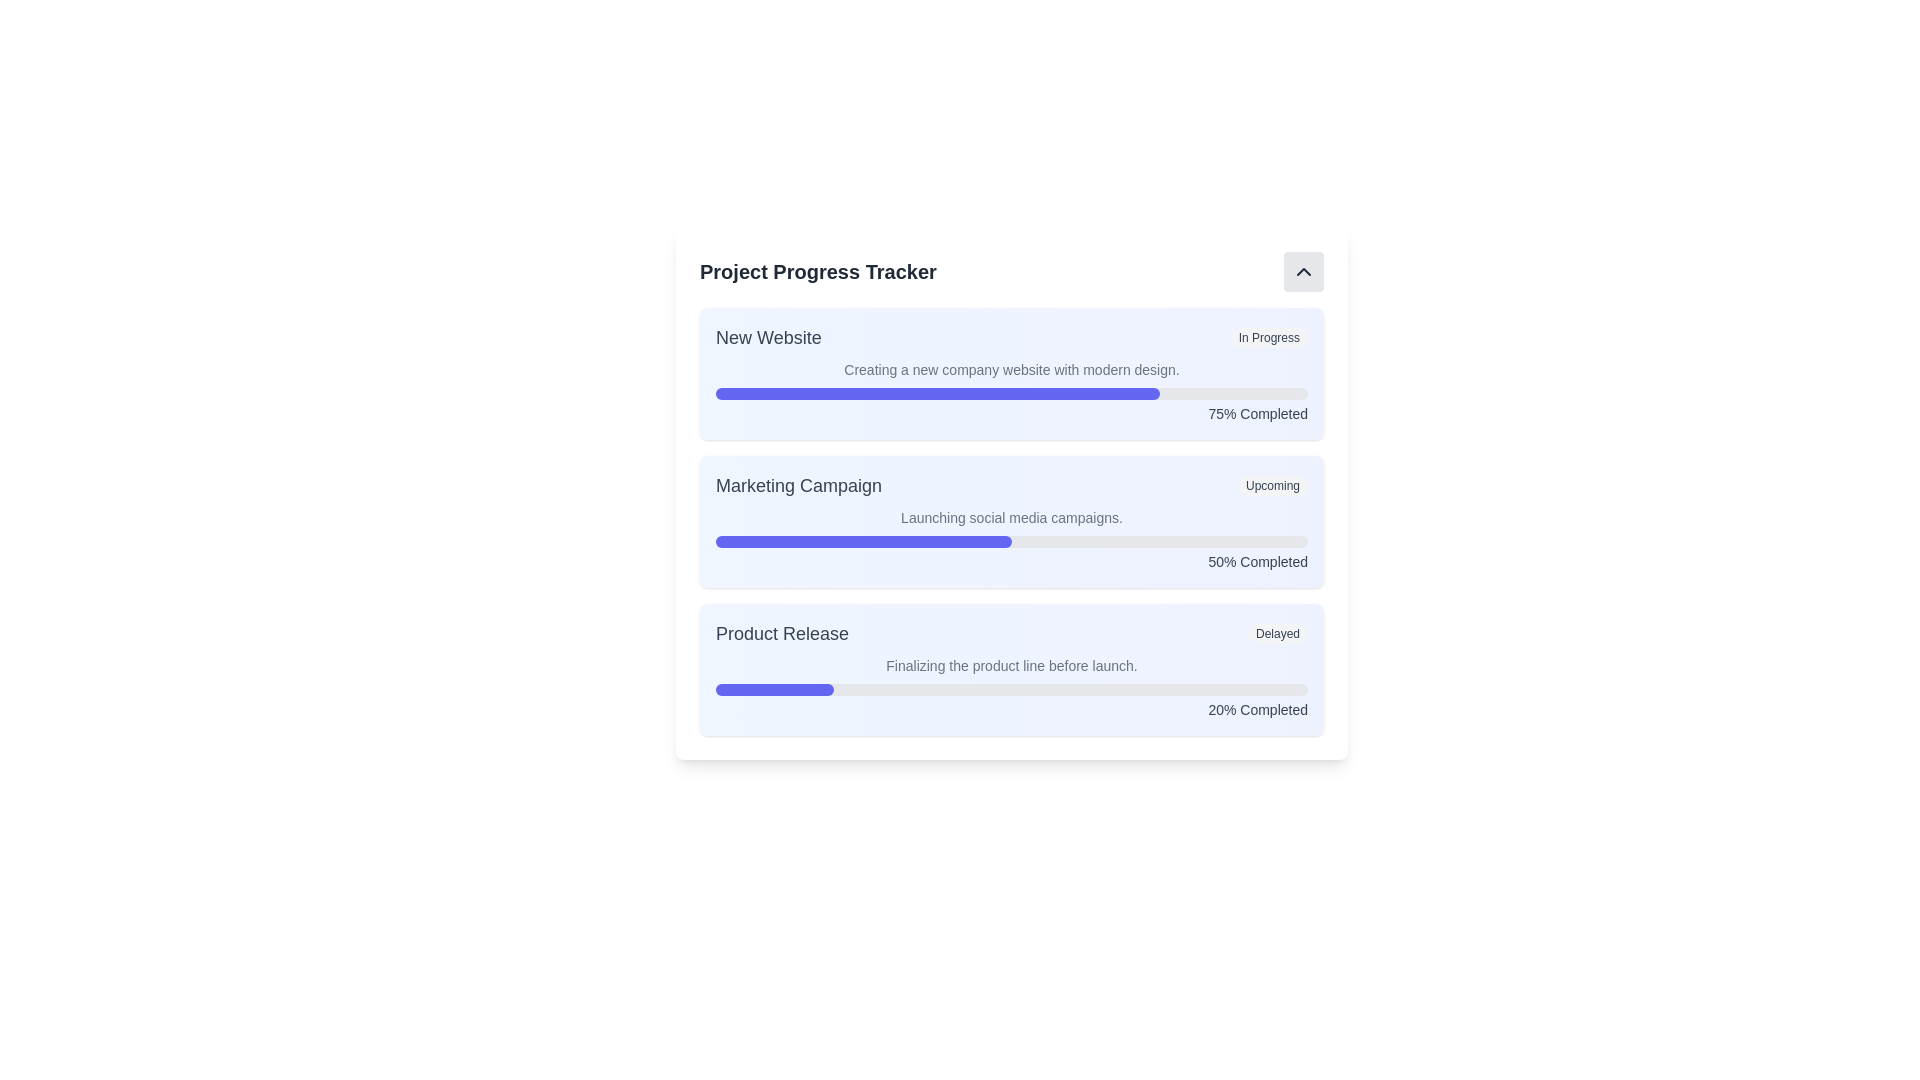  What do you see at coordinates (1271, 486) in the screenshot?
I see `text of the 'Upcoming' status badge located in the upper-right section of the 'Marketing Campaign' header area in the 'Project Progress Tracker' interface` at bounding box center [1271, 486].